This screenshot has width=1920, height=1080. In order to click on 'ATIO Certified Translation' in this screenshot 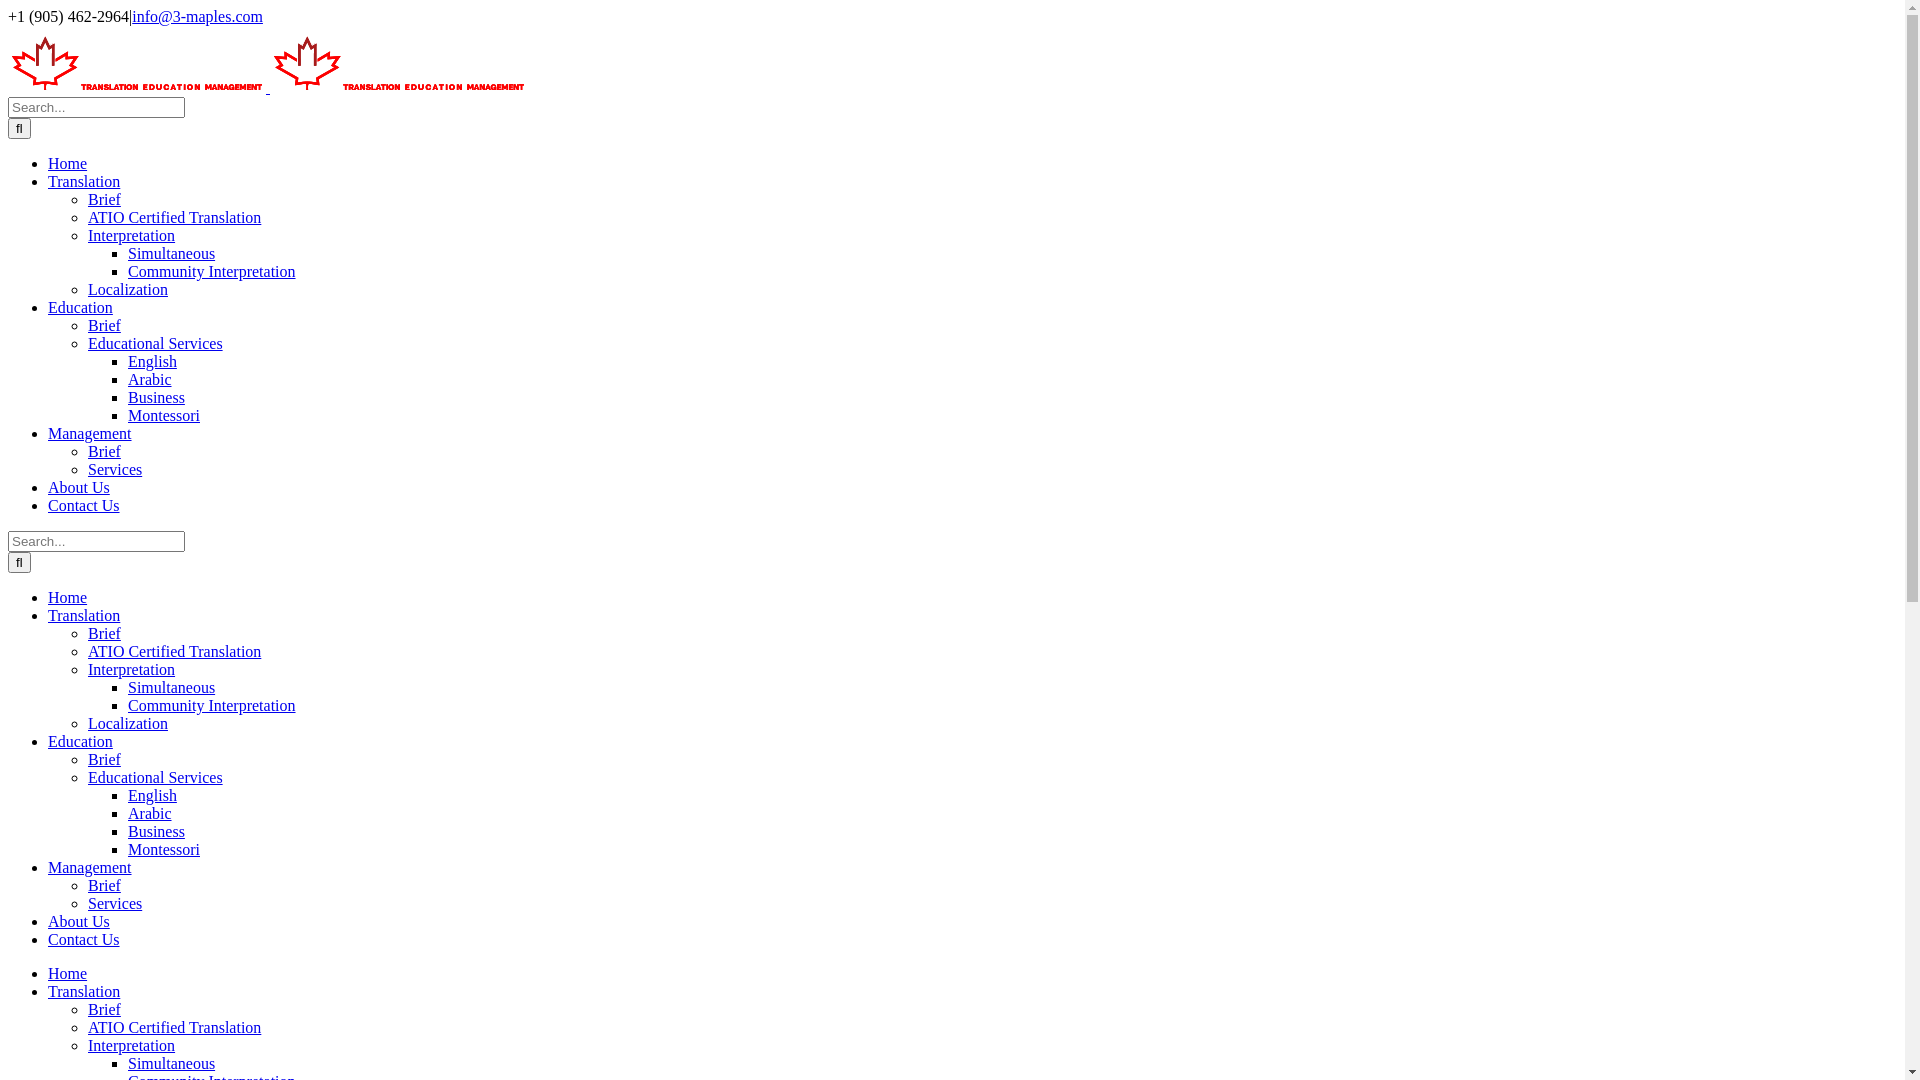, I will do `click(174, 651)`.